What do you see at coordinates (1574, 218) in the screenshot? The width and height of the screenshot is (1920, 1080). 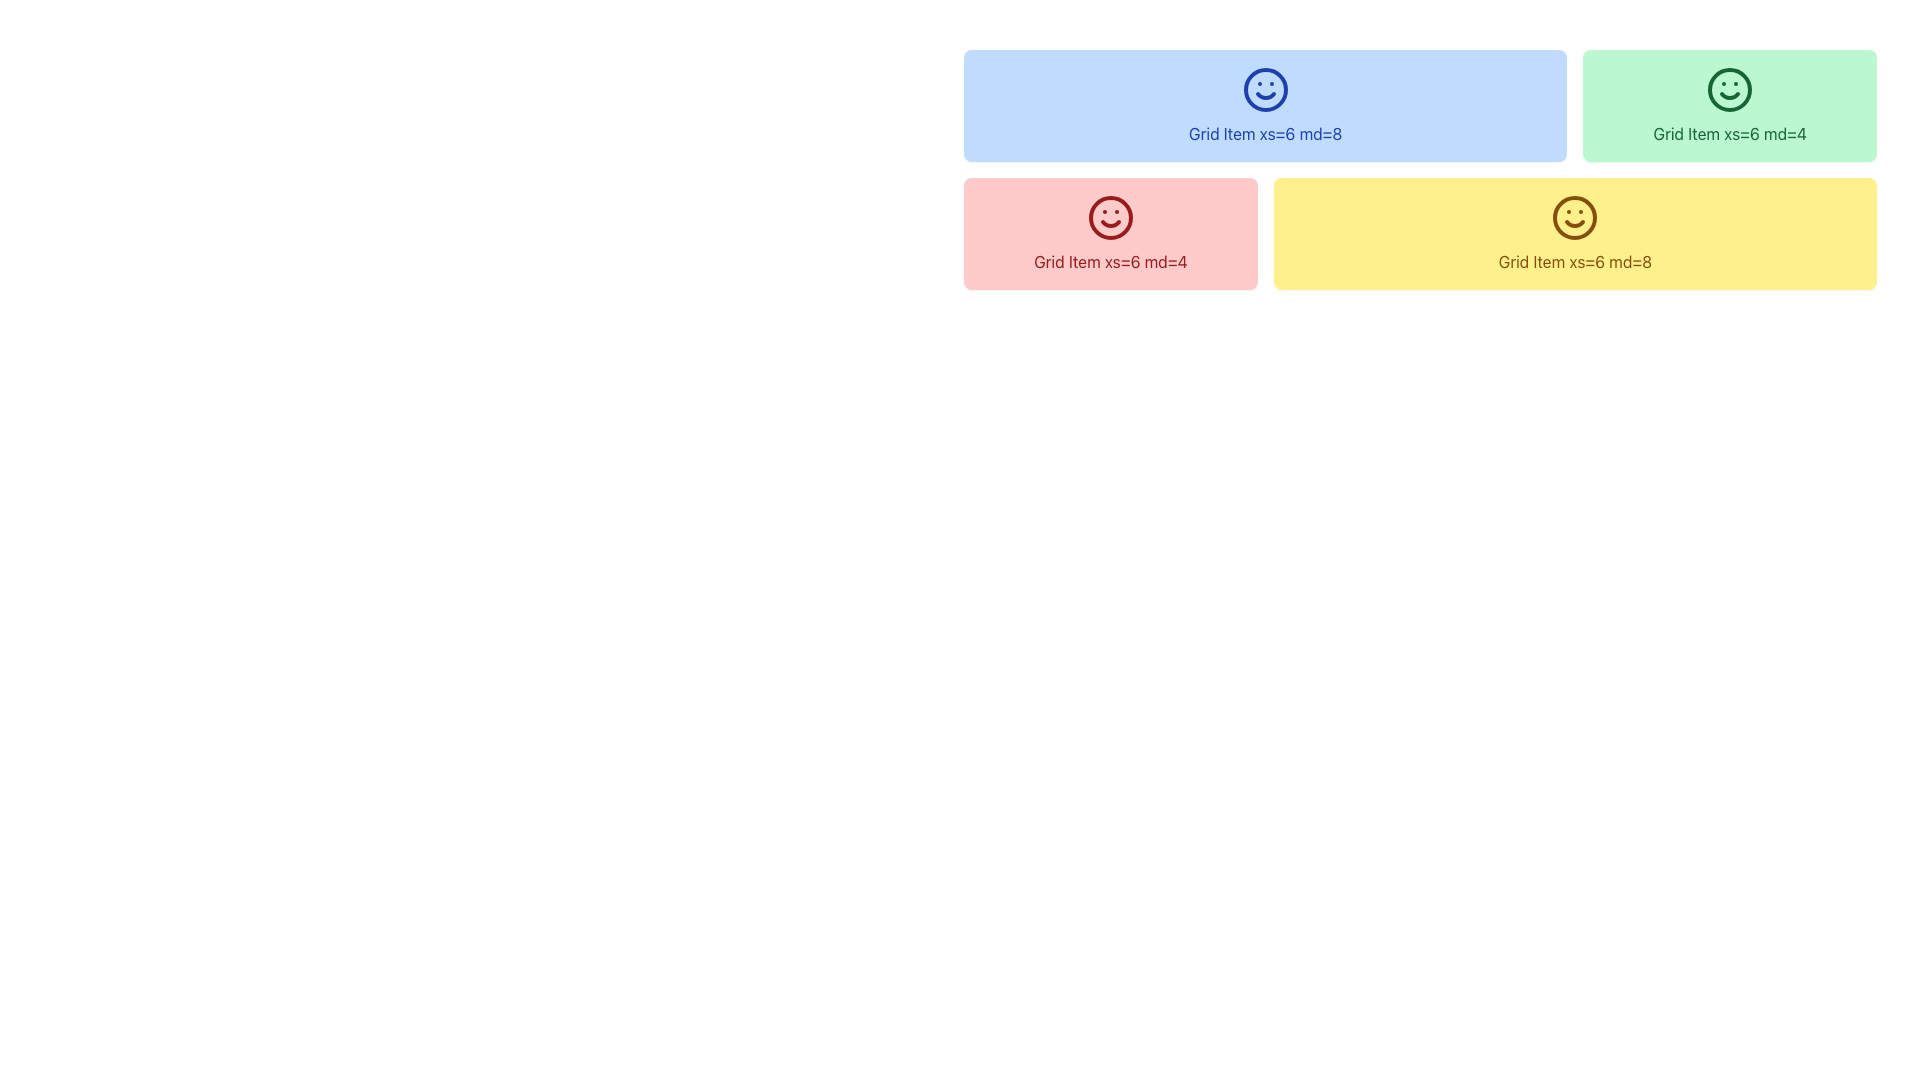 I see `the circular smiling face icon styled in a yellowish-brown tone, which is located within a yellow component labeled 'Grid Item xs=6 md=8'` at bounding box center [1574, 218].